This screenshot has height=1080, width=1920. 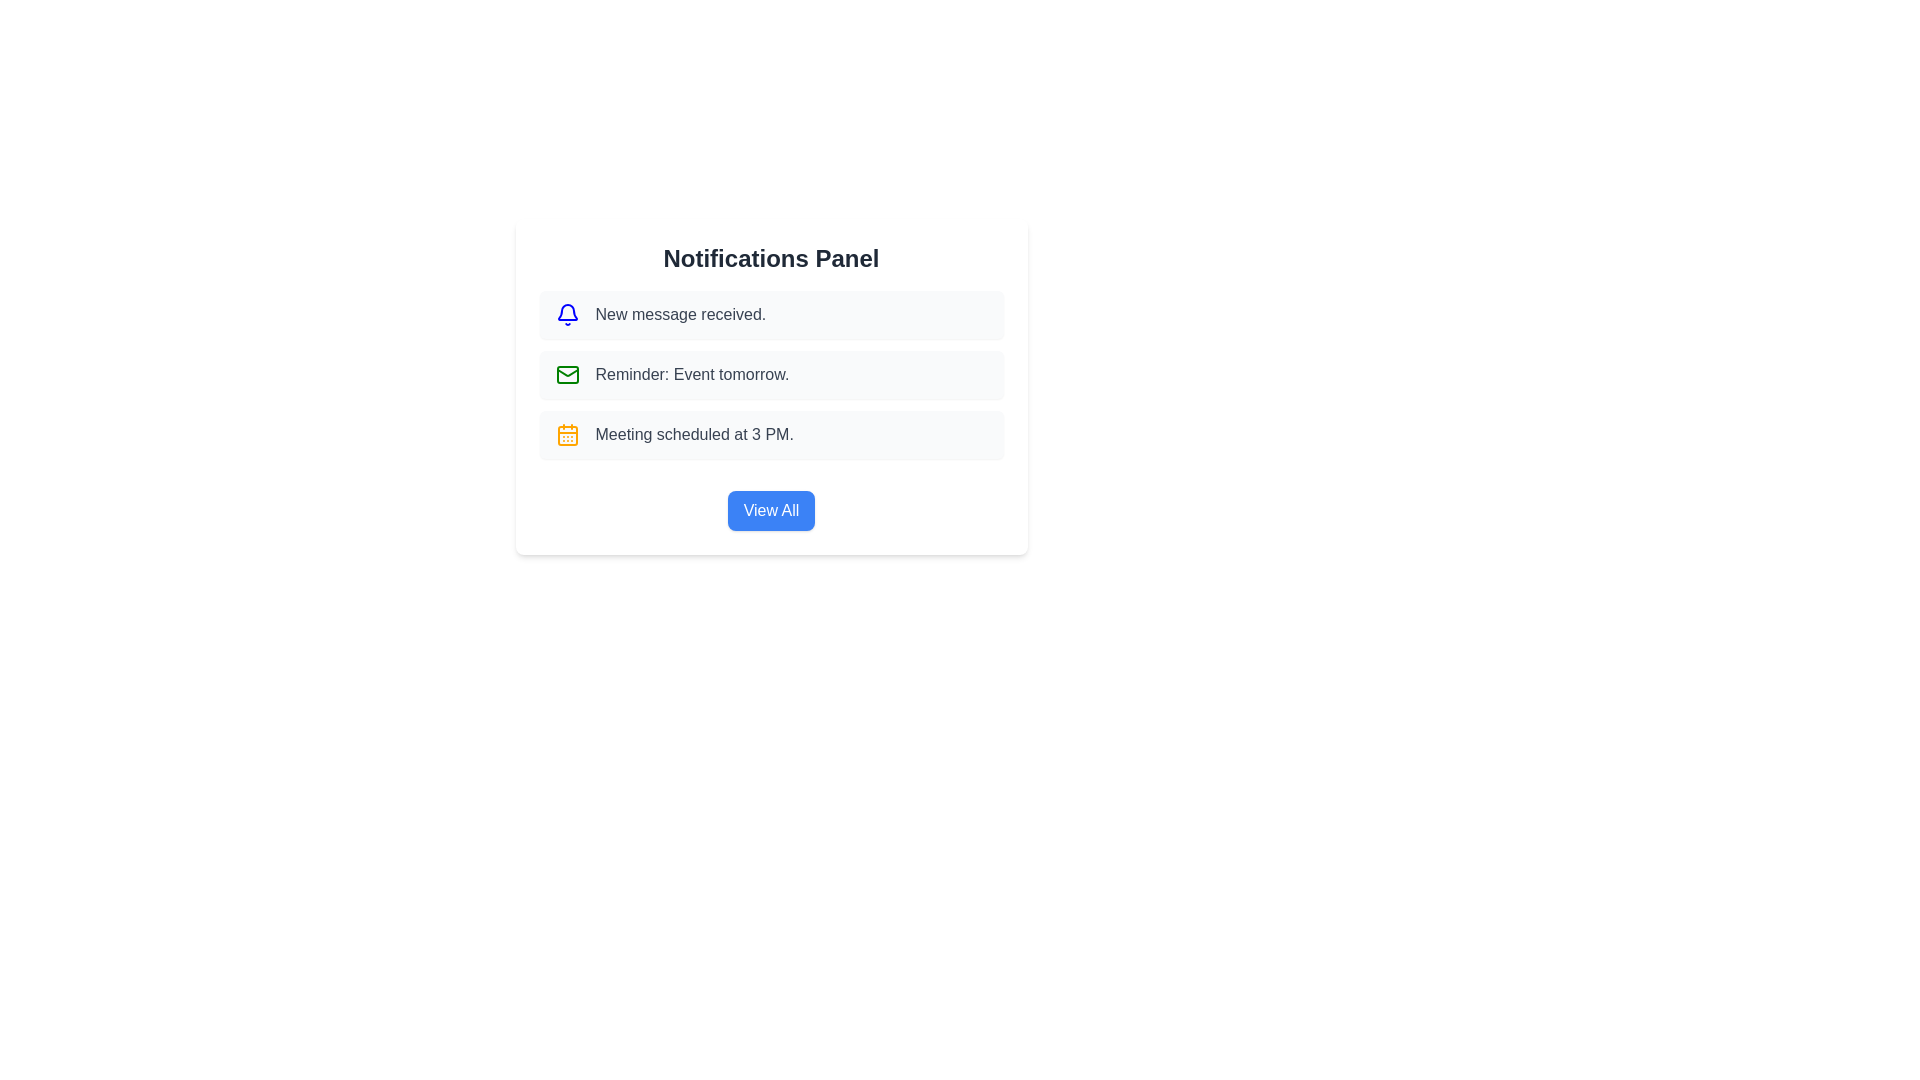 I want to click on text label that displays 'New message received.' in the Notifications Panel, positioned to the right of the bell icon, so click(x=680, y=315).